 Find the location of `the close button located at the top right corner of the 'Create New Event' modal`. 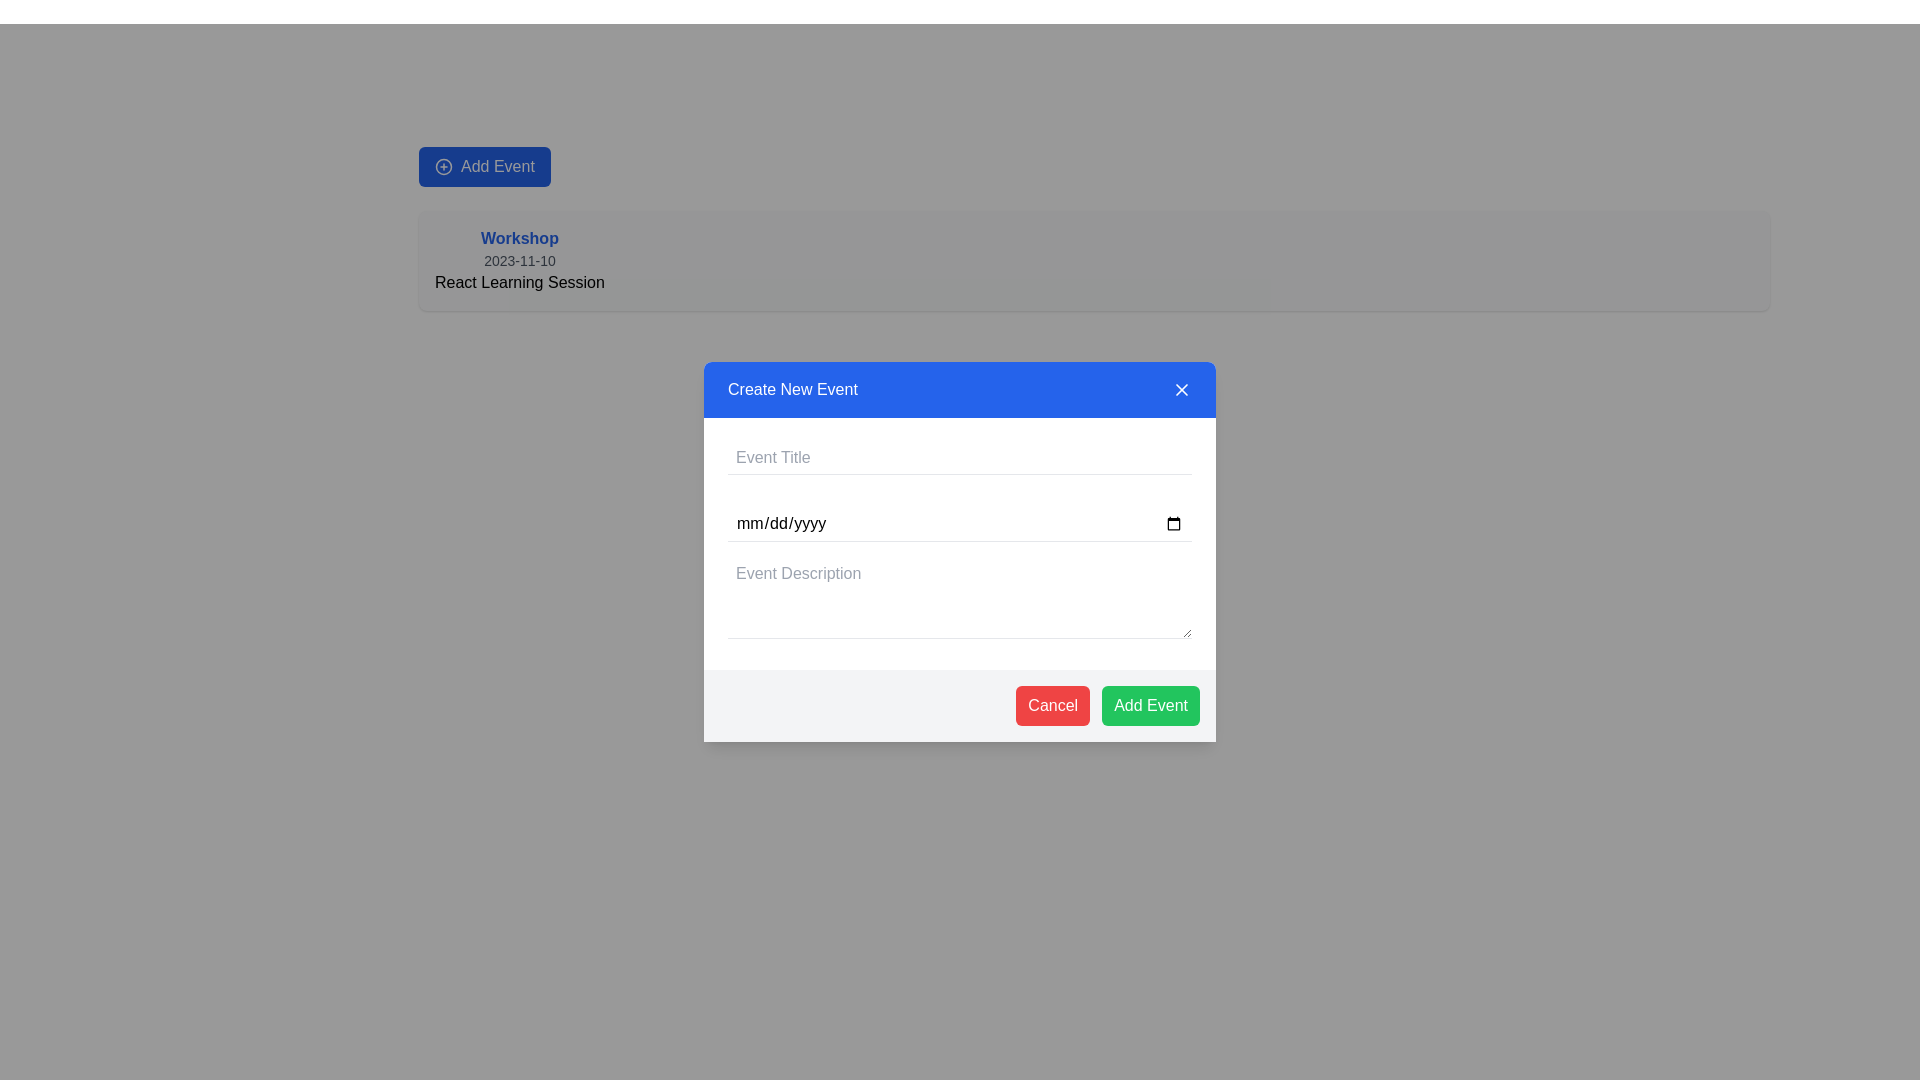

the close button located at the top right corner of the 'Create New Event' modal is located at coordinates (1181, 389).